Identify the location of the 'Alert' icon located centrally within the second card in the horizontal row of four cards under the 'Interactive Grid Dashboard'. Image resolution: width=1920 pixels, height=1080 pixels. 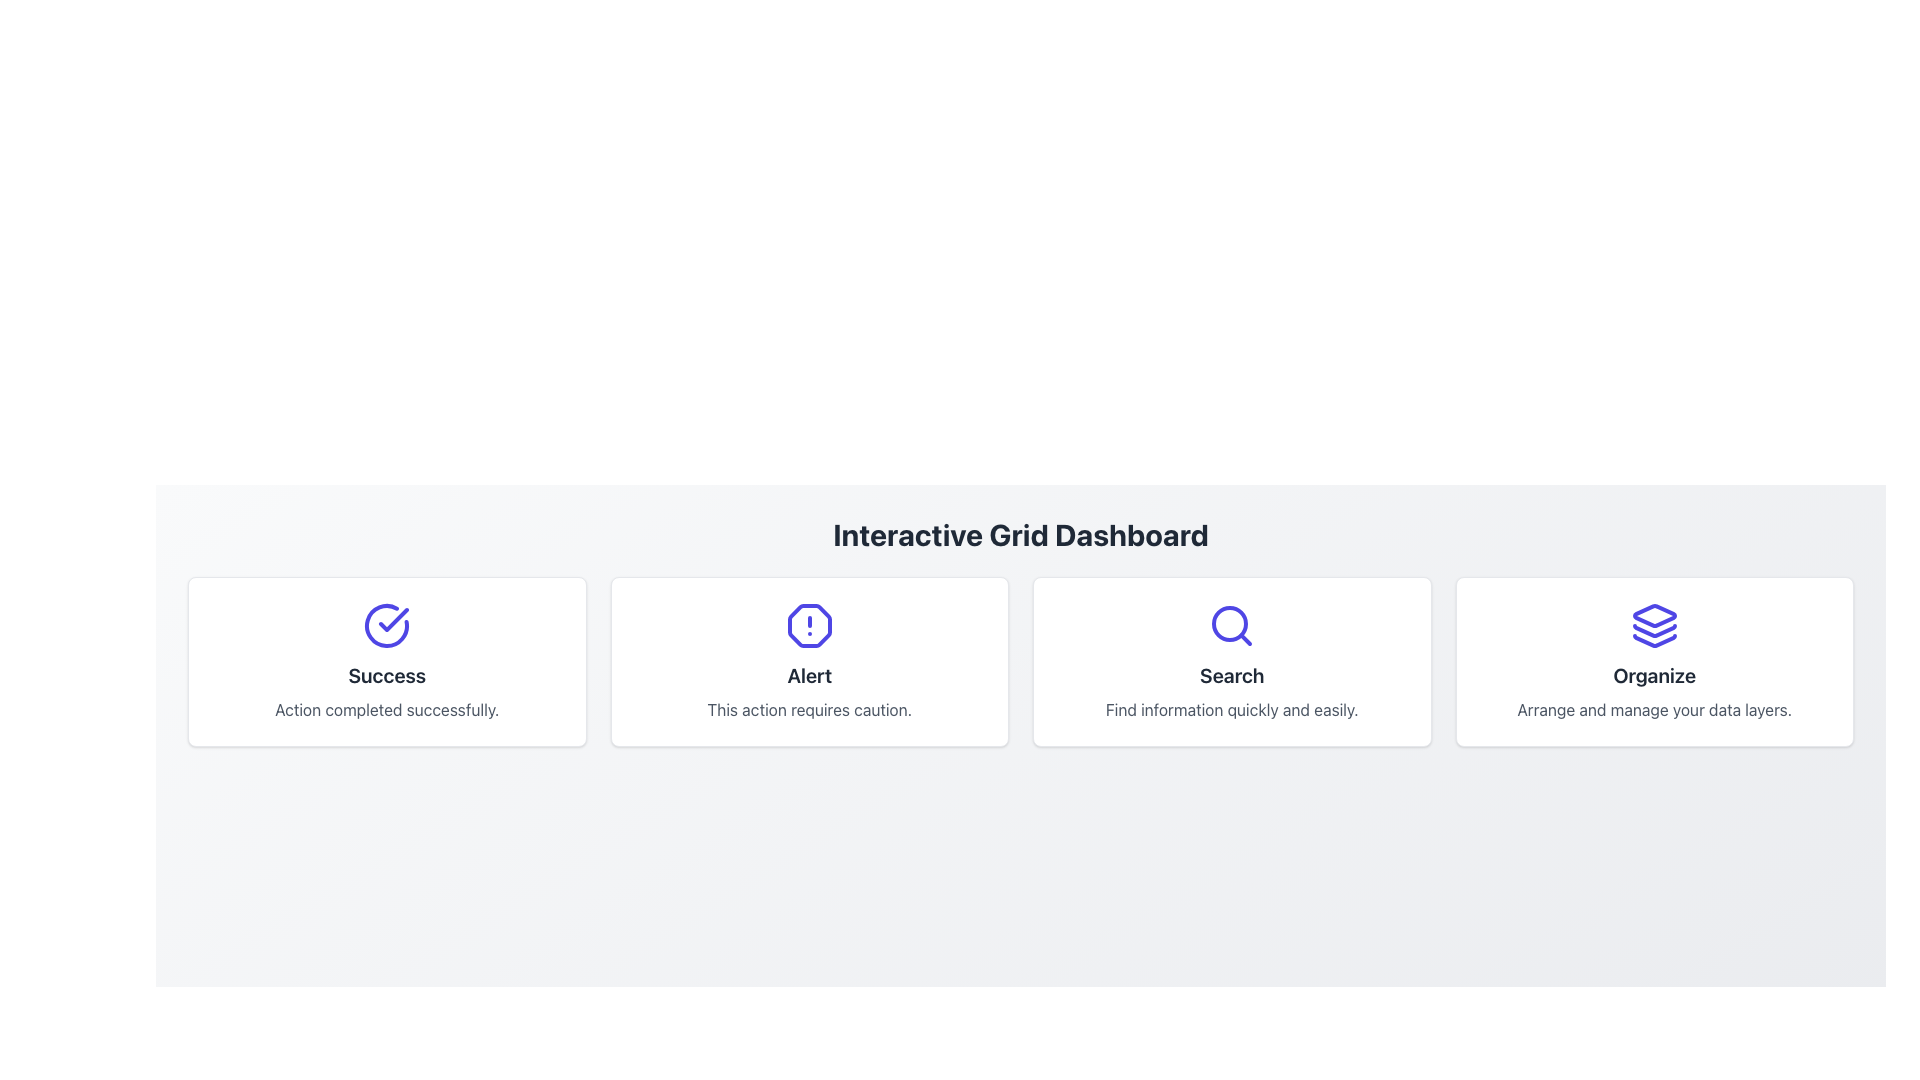
(809, 624).